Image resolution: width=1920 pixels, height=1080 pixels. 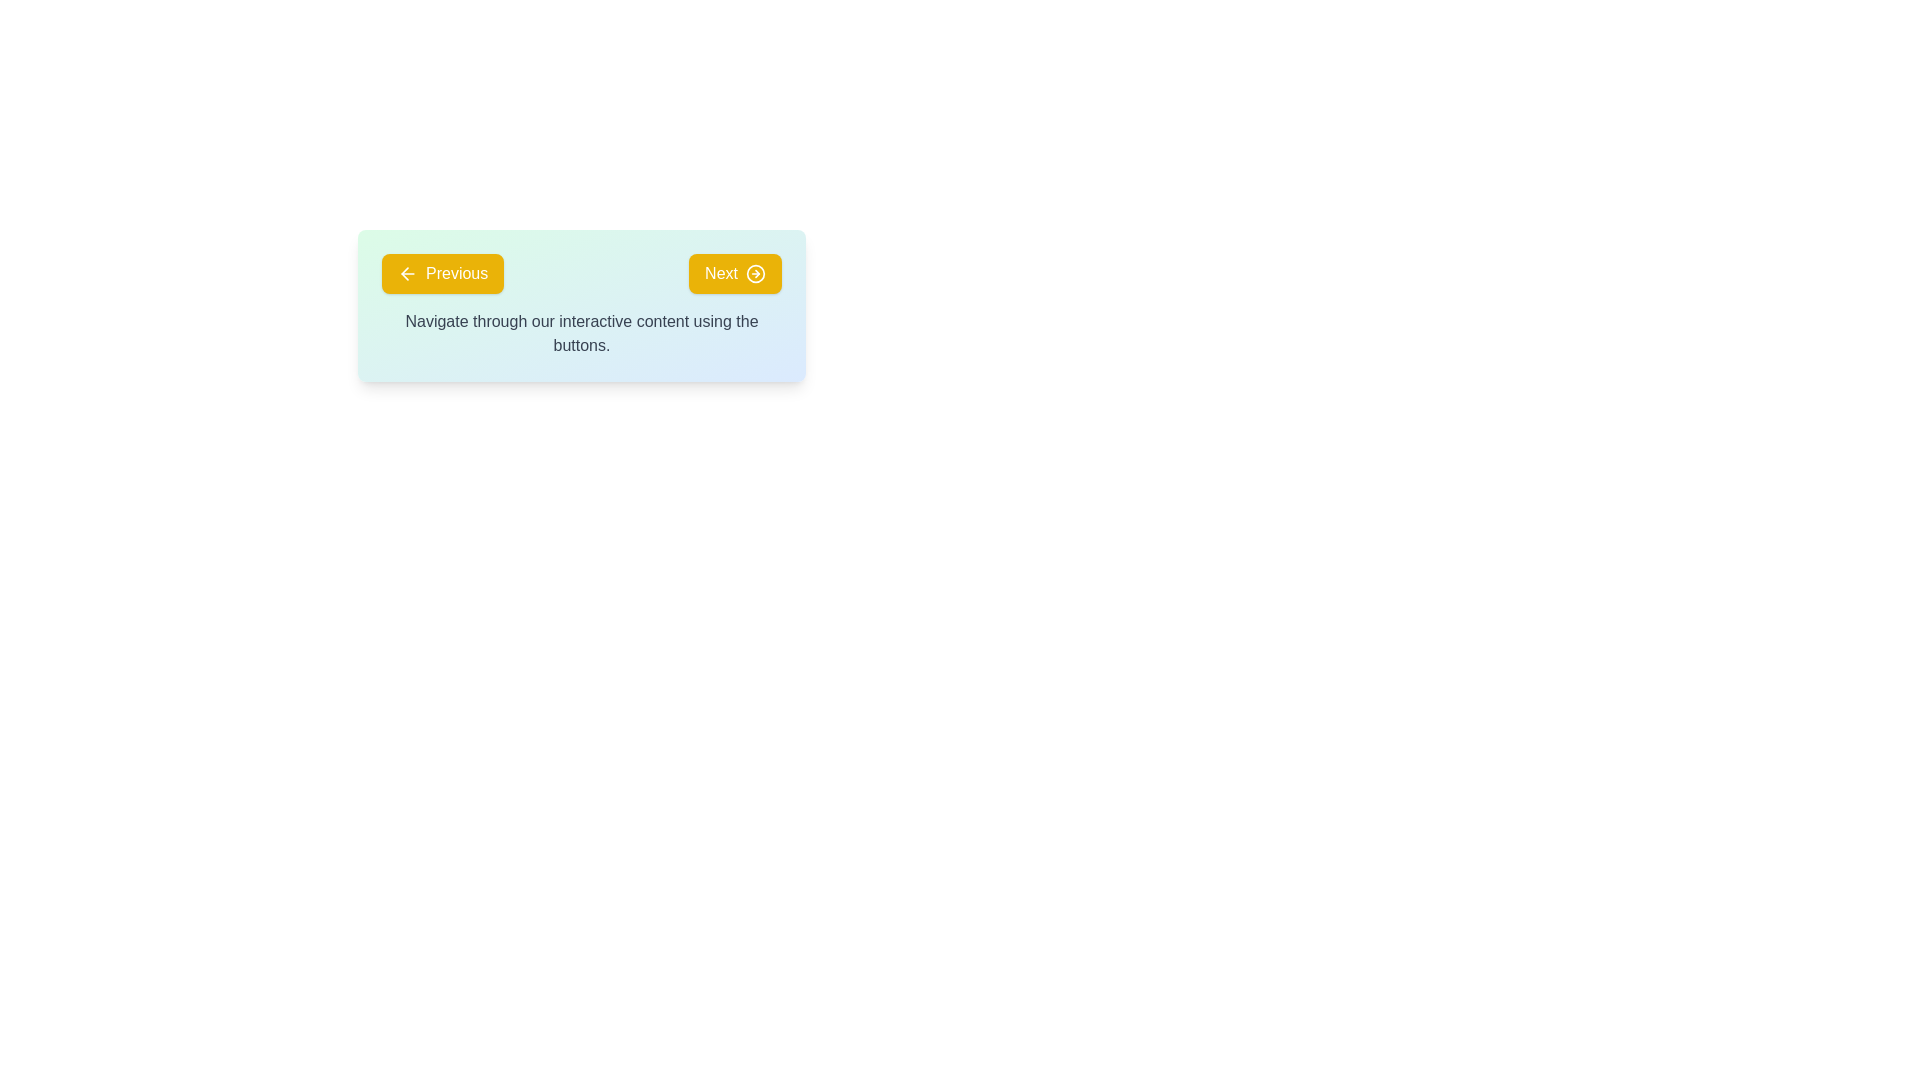 I want to click on the arrowhead icon within the 'Previous' button, located on the left side of the rectangular button for backward navigation, so click(x=404, y=273).